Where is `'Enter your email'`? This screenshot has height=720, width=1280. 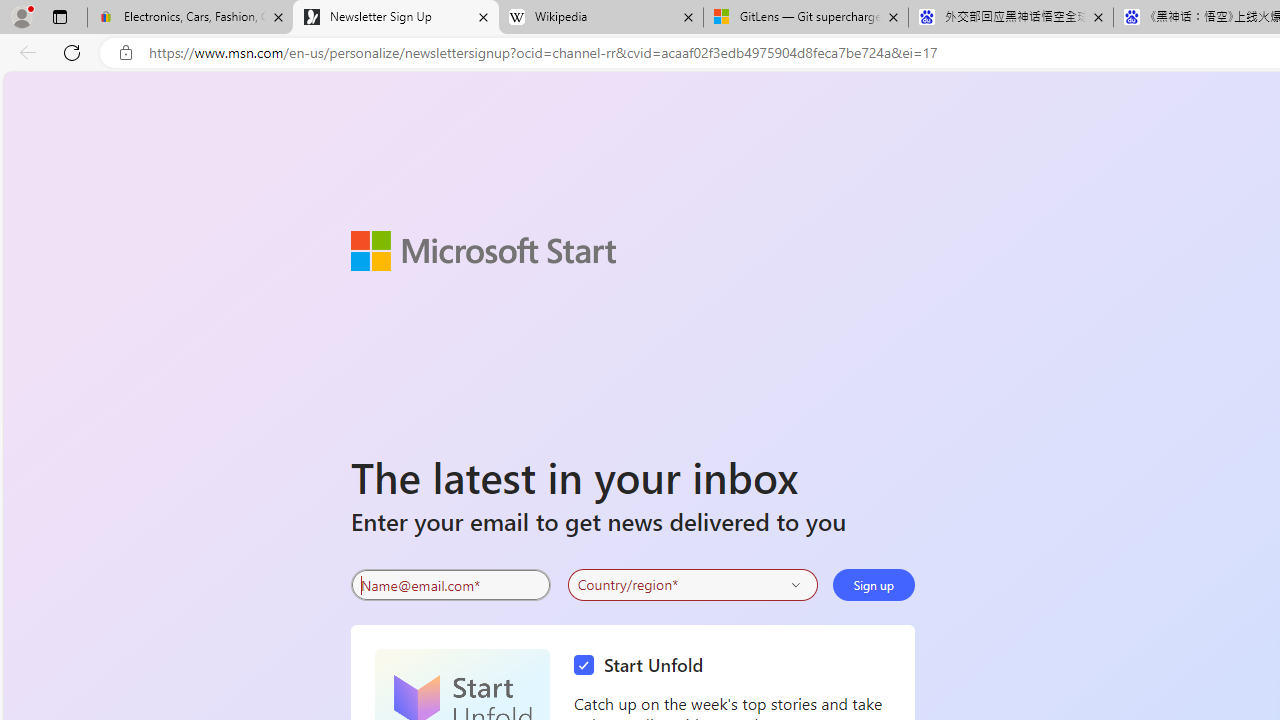 'Enter your email' is located at coordinates (449, 585).